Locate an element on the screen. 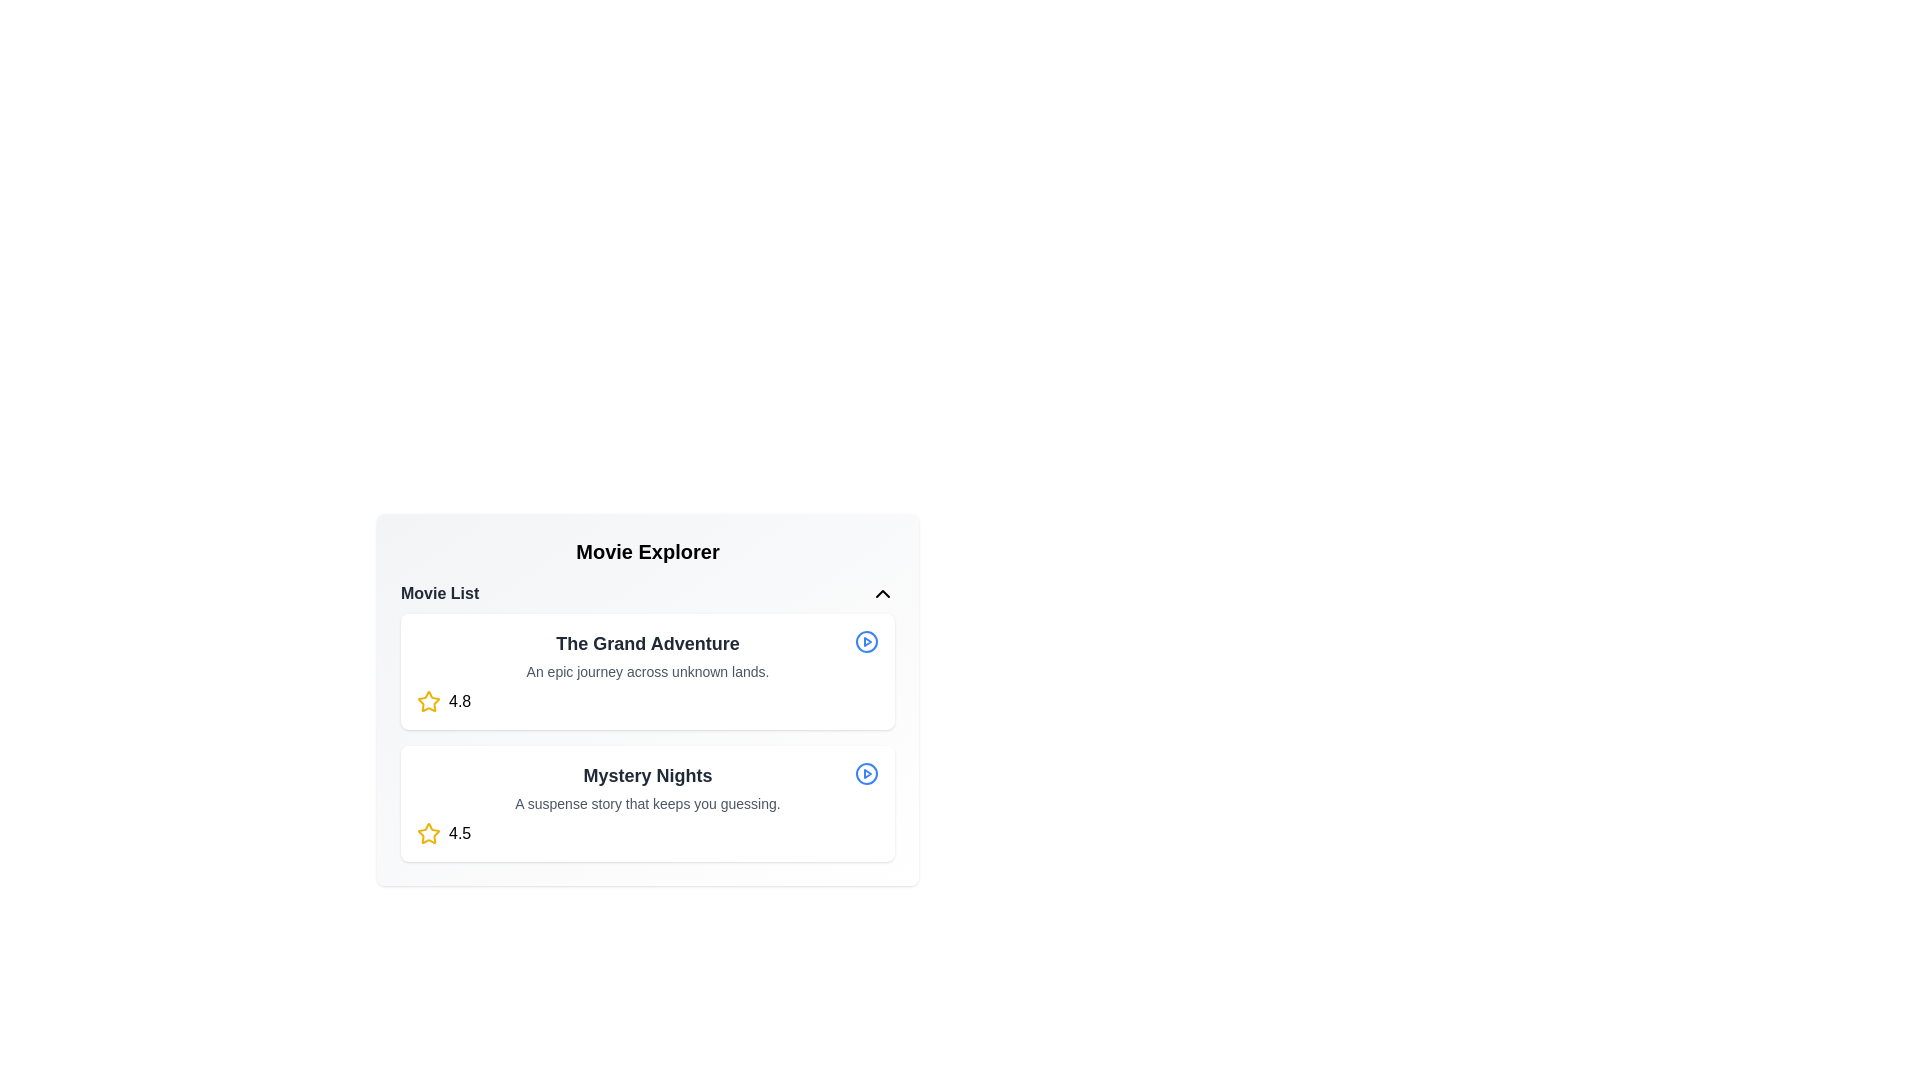 Image resolution: width=1920 pixels, height=1080 pixels. the 'Movie List' header to toggle the expansion of the movie list is located at coordinates (648, 593).